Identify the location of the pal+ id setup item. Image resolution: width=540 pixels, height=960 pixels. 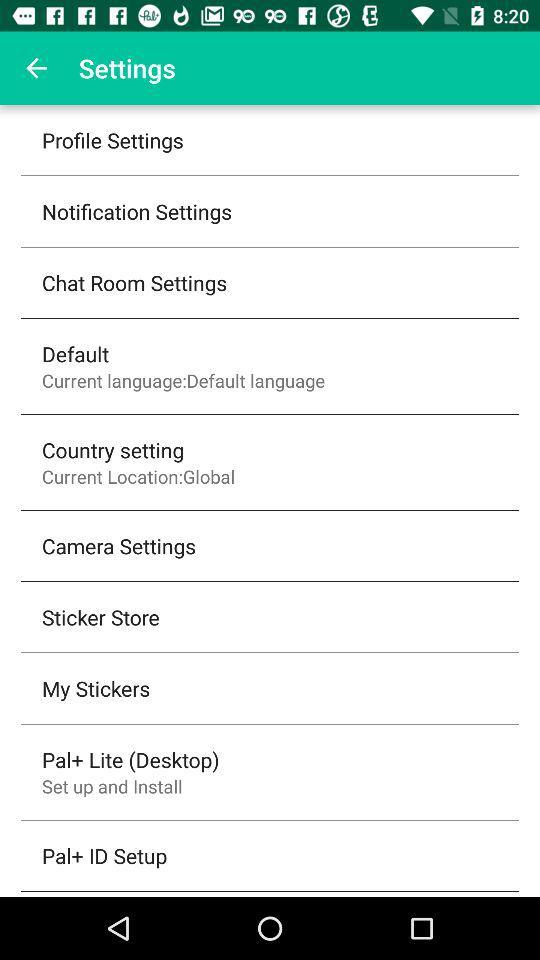
(104, 854).